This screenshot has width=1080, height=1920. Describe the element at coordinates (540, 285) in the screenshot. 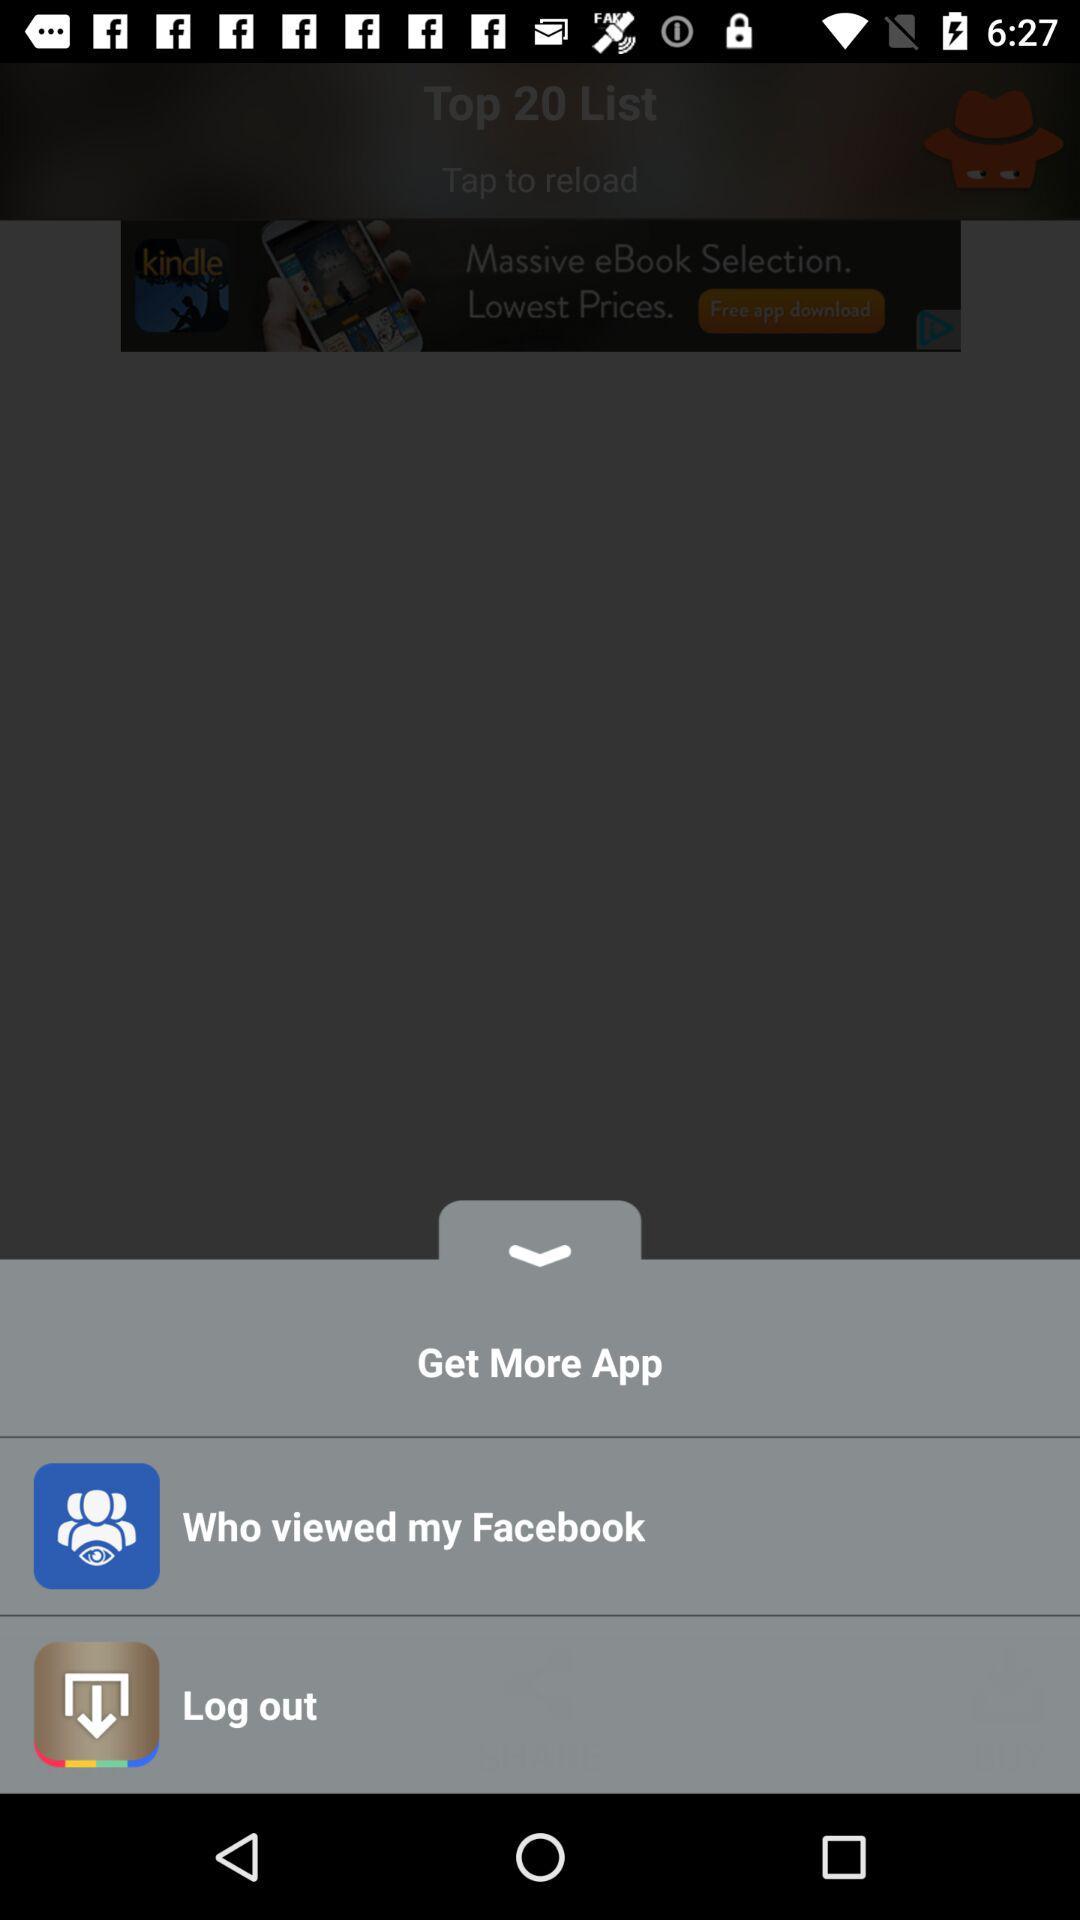

I see `icon below the tap to reload item` at that location.